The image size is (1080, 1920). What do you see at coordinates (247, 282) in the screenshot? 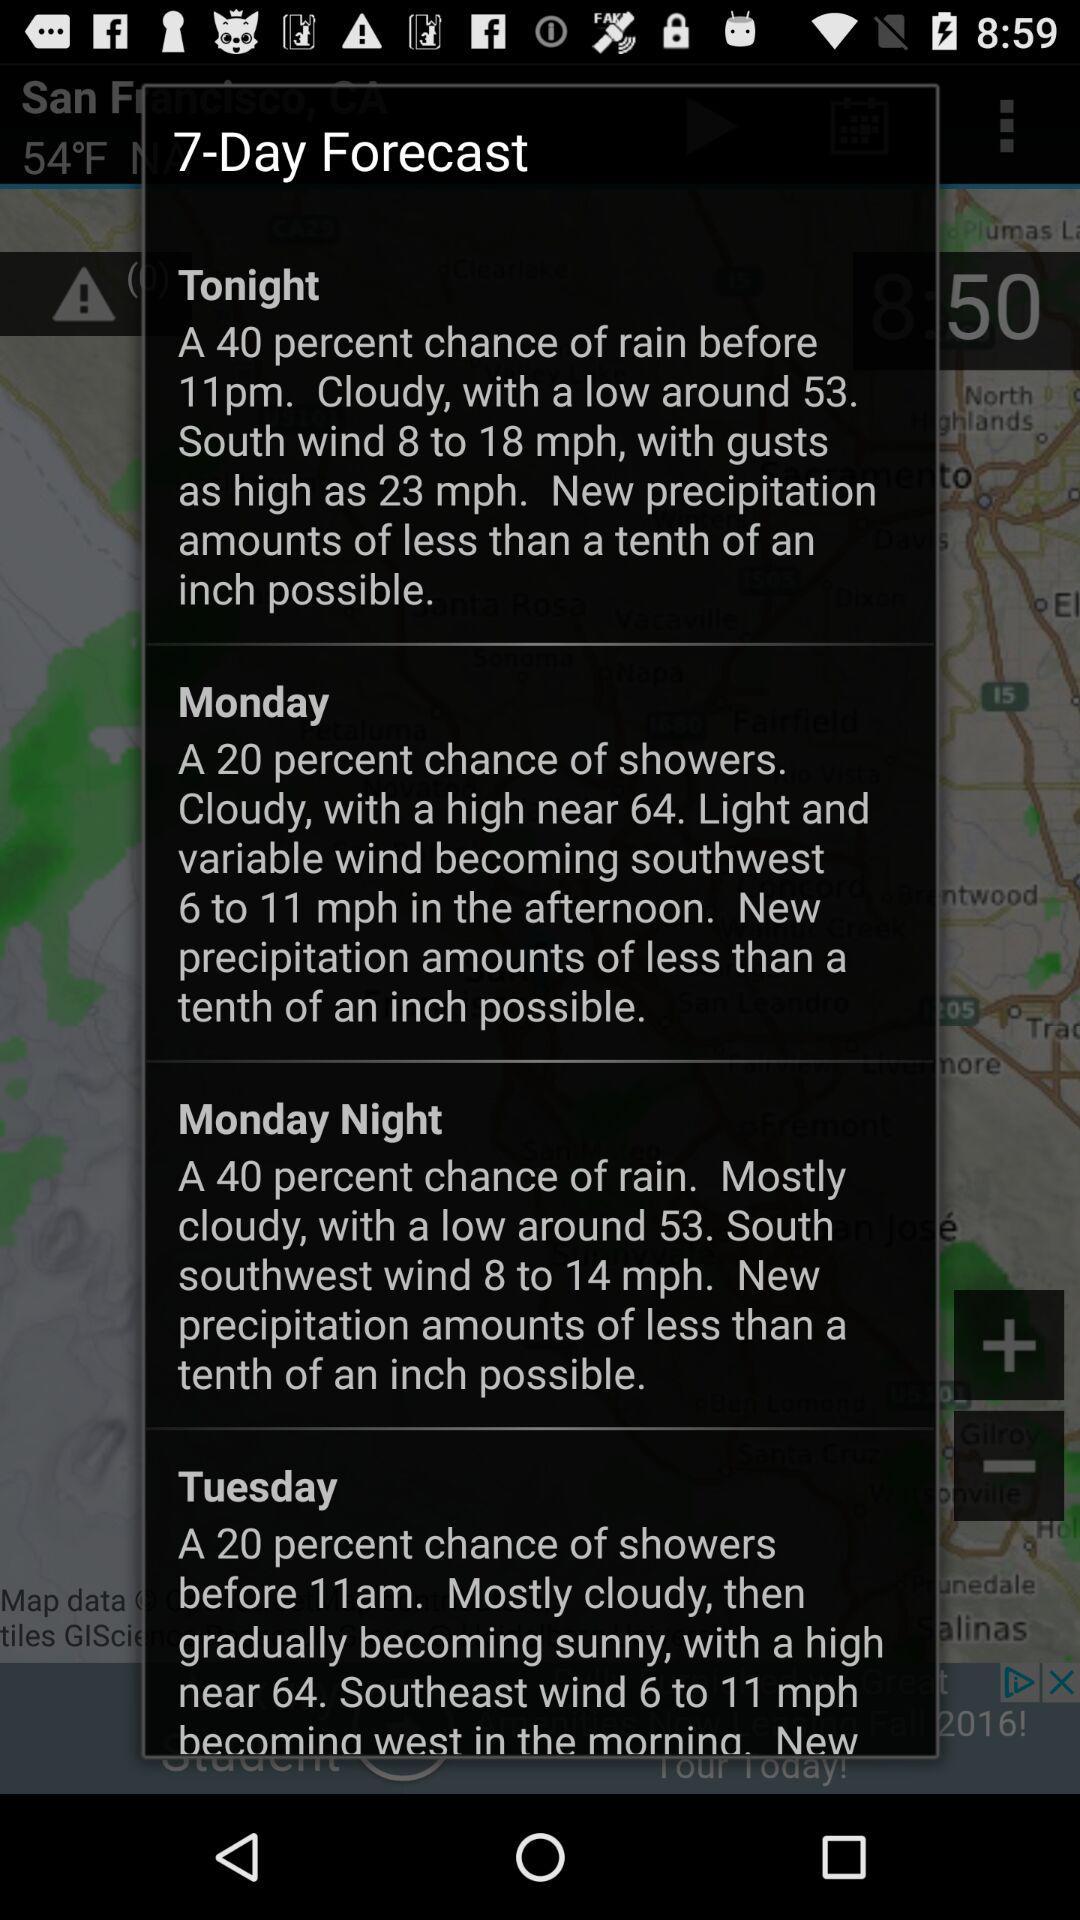
I see `app above a 40 percent item` at bounding box center [247, 282].